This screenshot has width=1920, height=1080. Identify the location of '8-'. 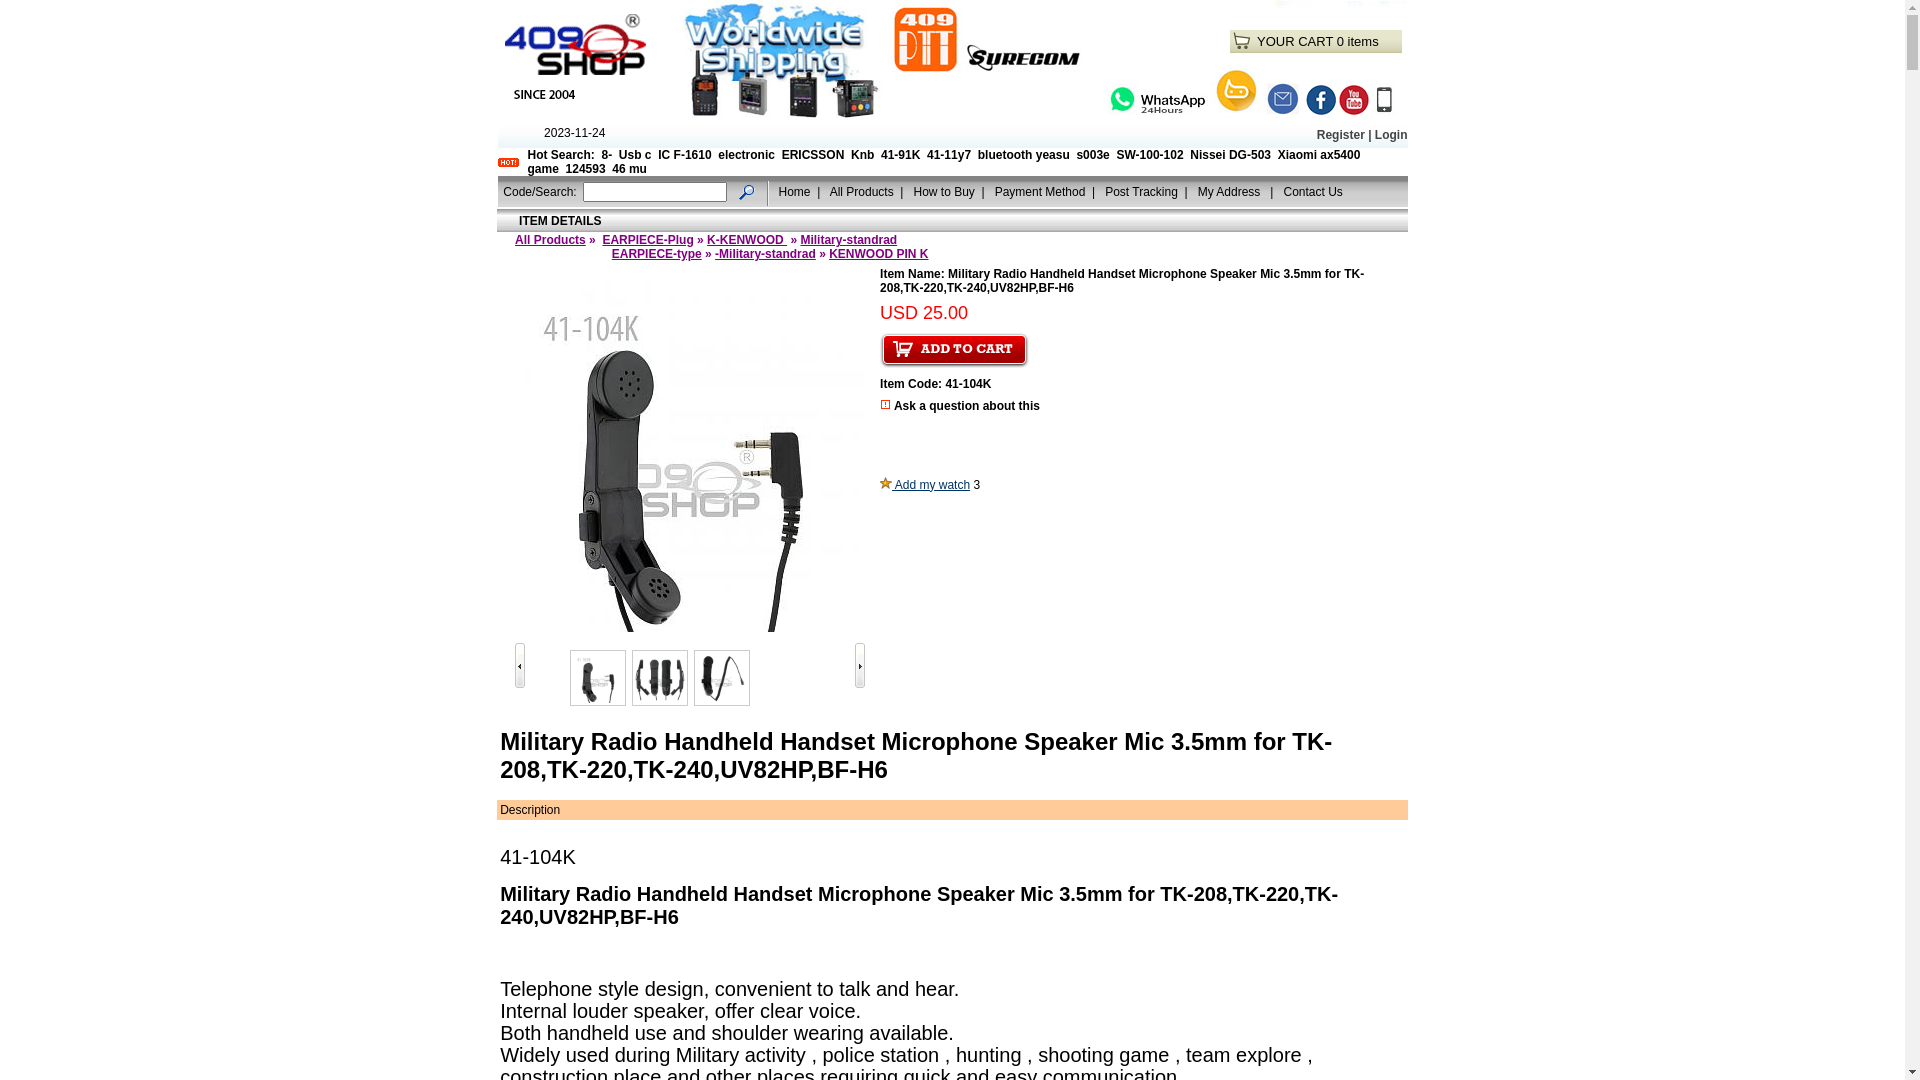
(606, 153).